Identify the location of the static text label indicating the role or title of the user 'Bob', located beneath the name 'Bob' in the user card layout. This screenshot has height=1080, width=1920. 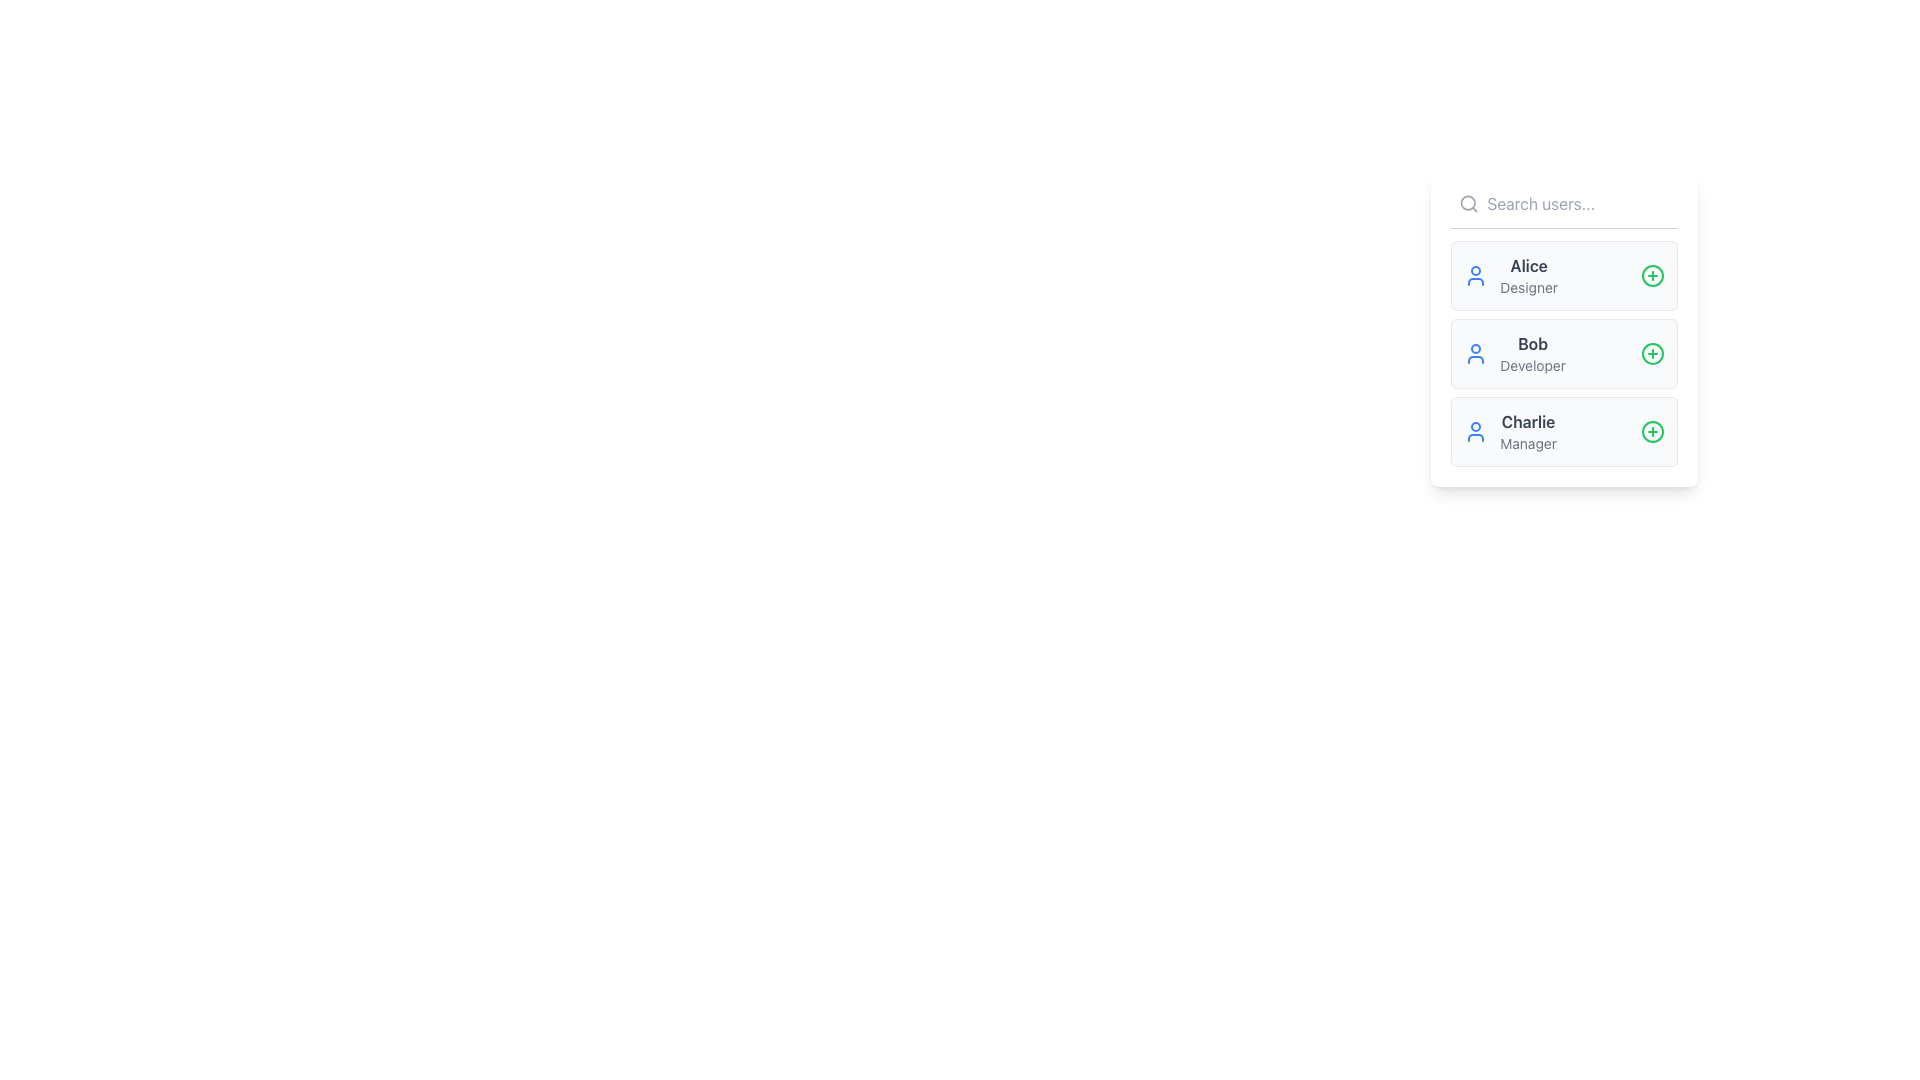
(1532, 366).